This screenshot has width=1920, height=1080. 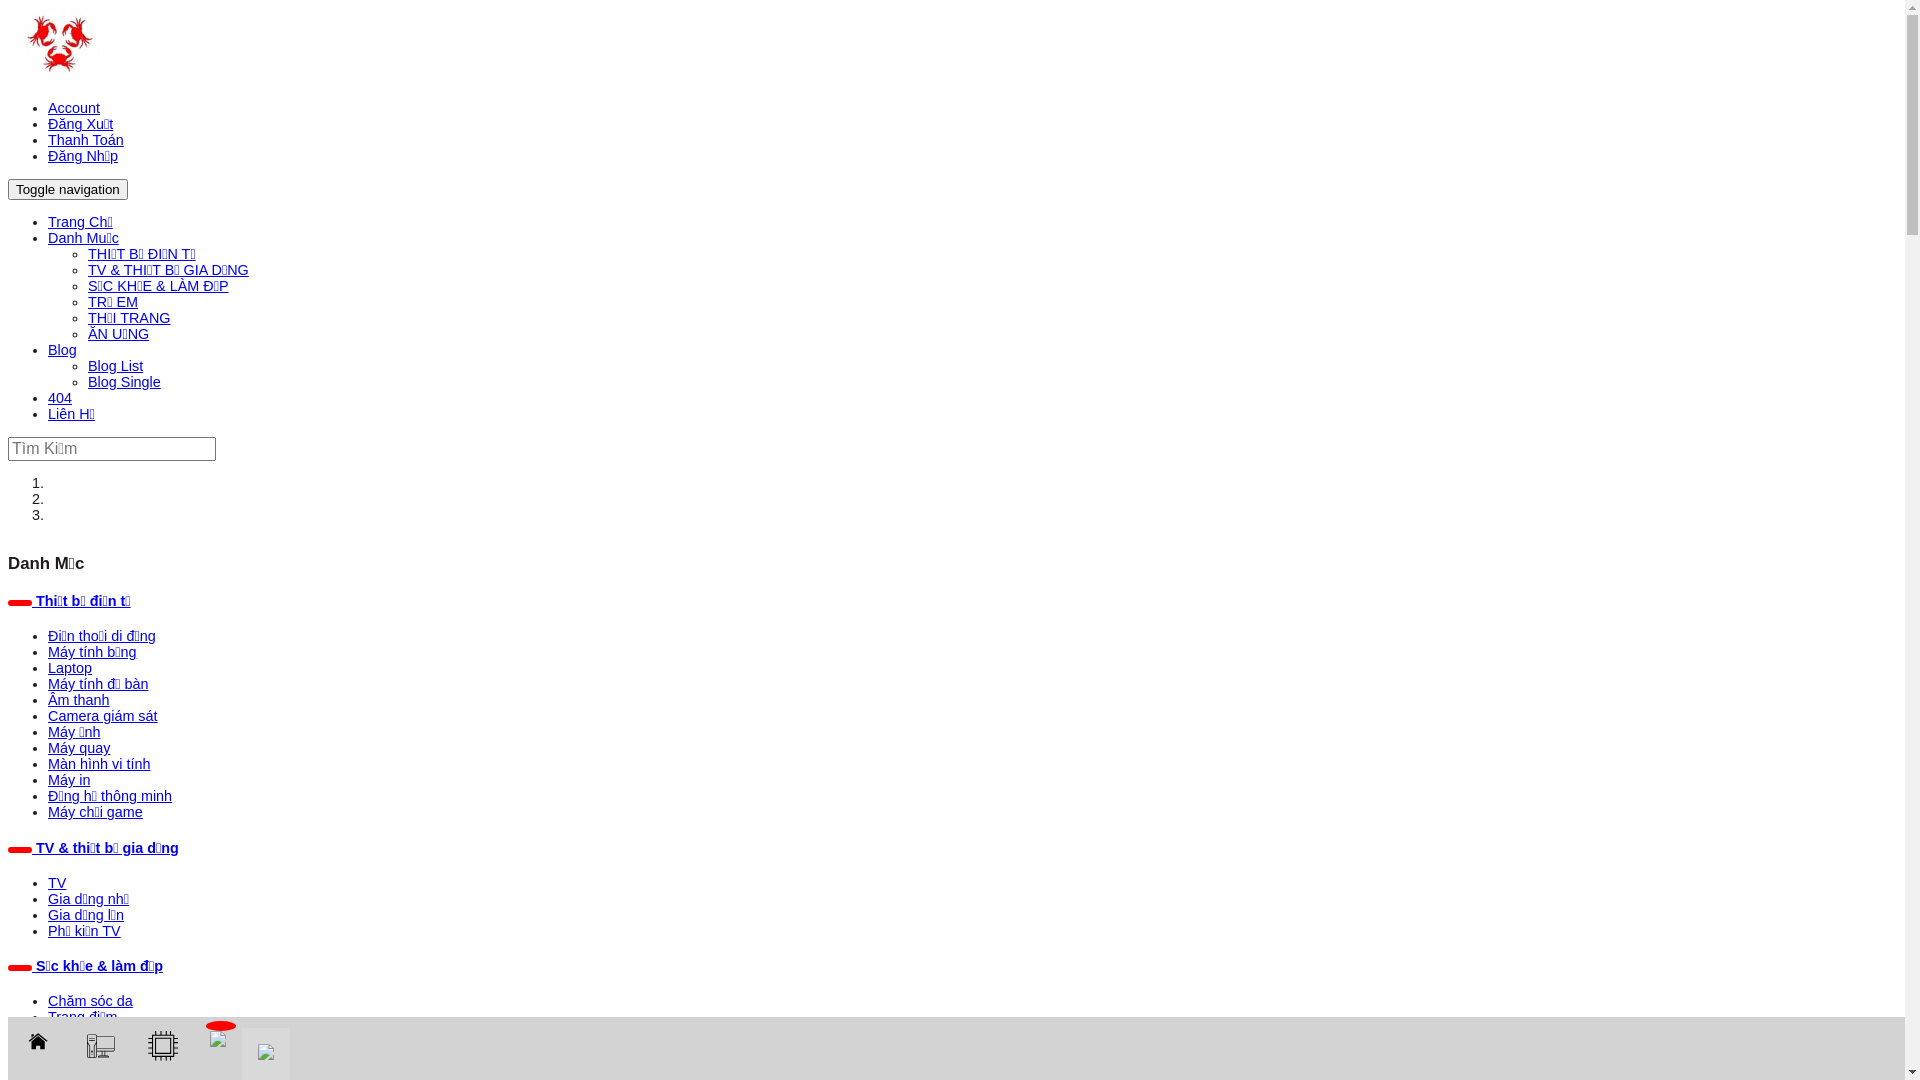 What do you see at coordinates (73, 108) in the screenshot?
I see `'Account'` at bounding box center [73, 108].